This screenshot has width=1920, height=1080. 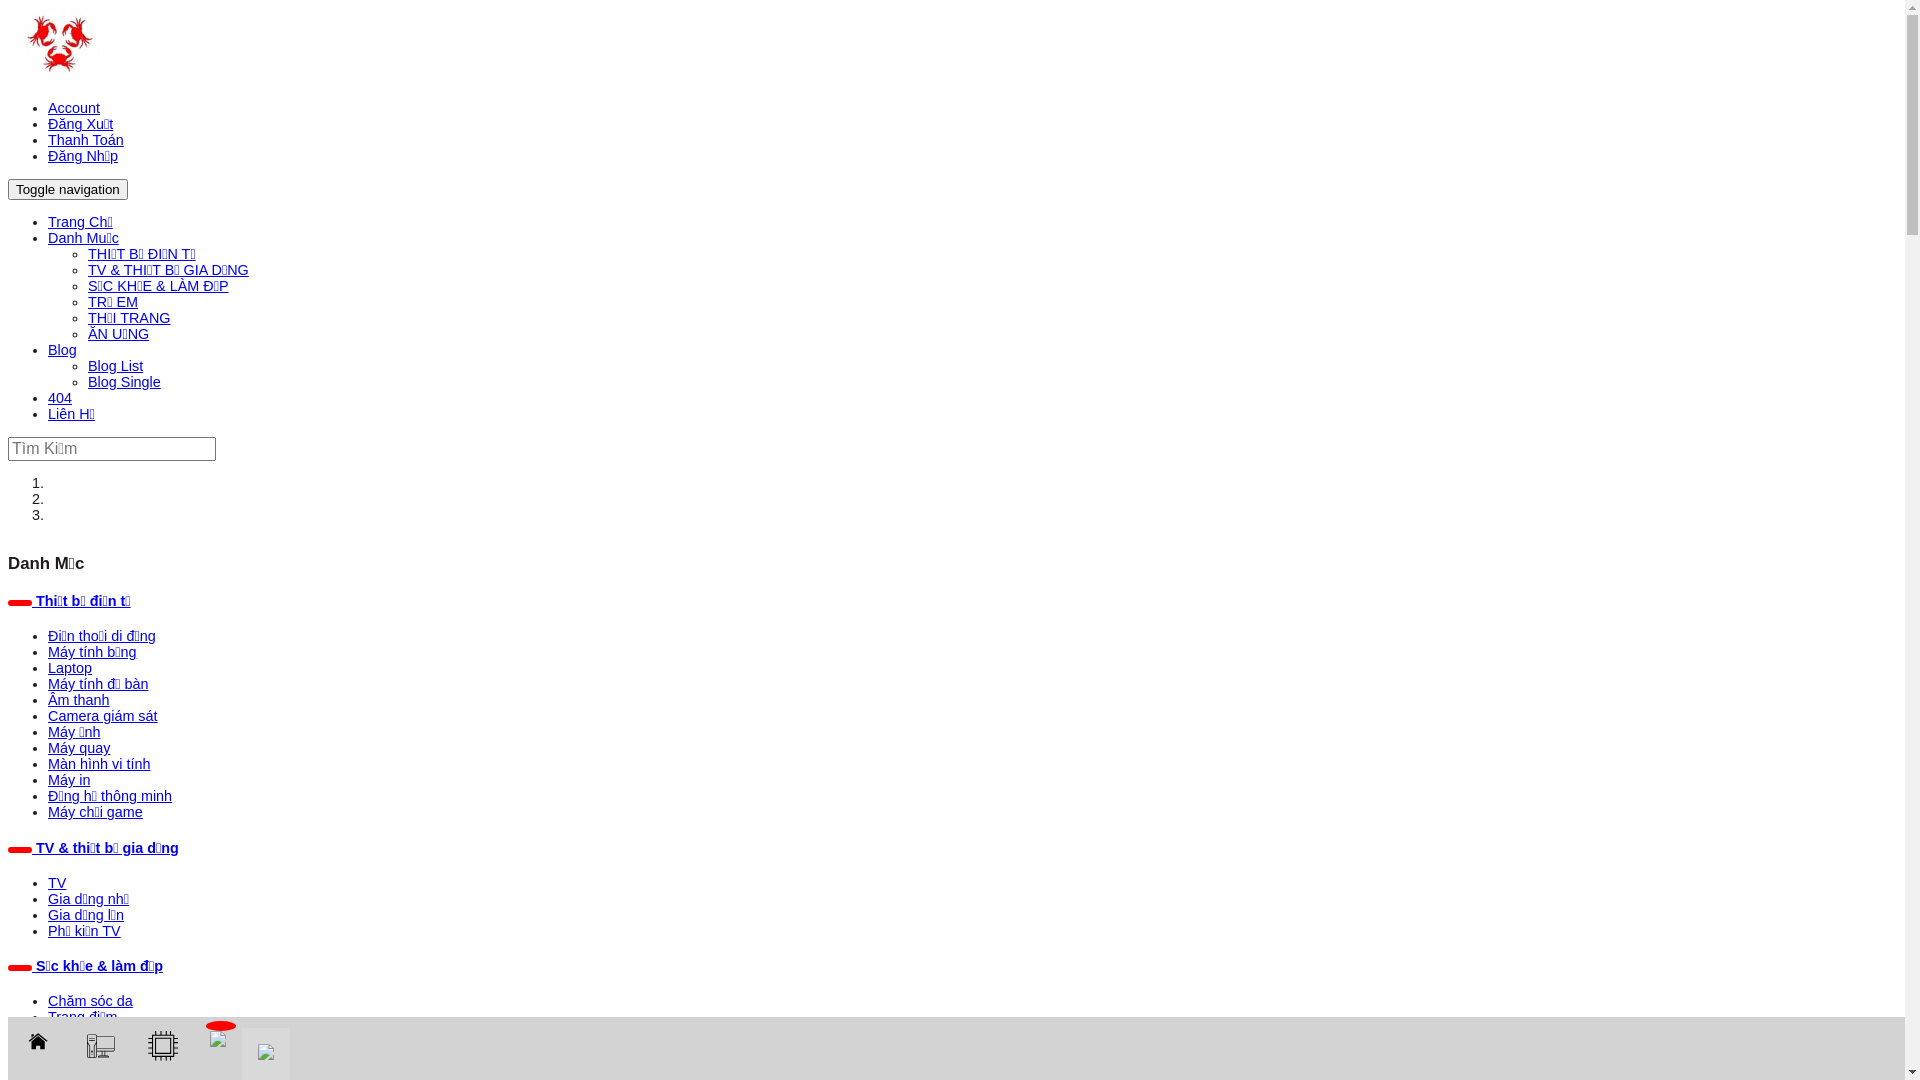 What do you see at coordinates (73, 108) in the screenshot?
I see `'Account'` at bounding box center [73, 108].